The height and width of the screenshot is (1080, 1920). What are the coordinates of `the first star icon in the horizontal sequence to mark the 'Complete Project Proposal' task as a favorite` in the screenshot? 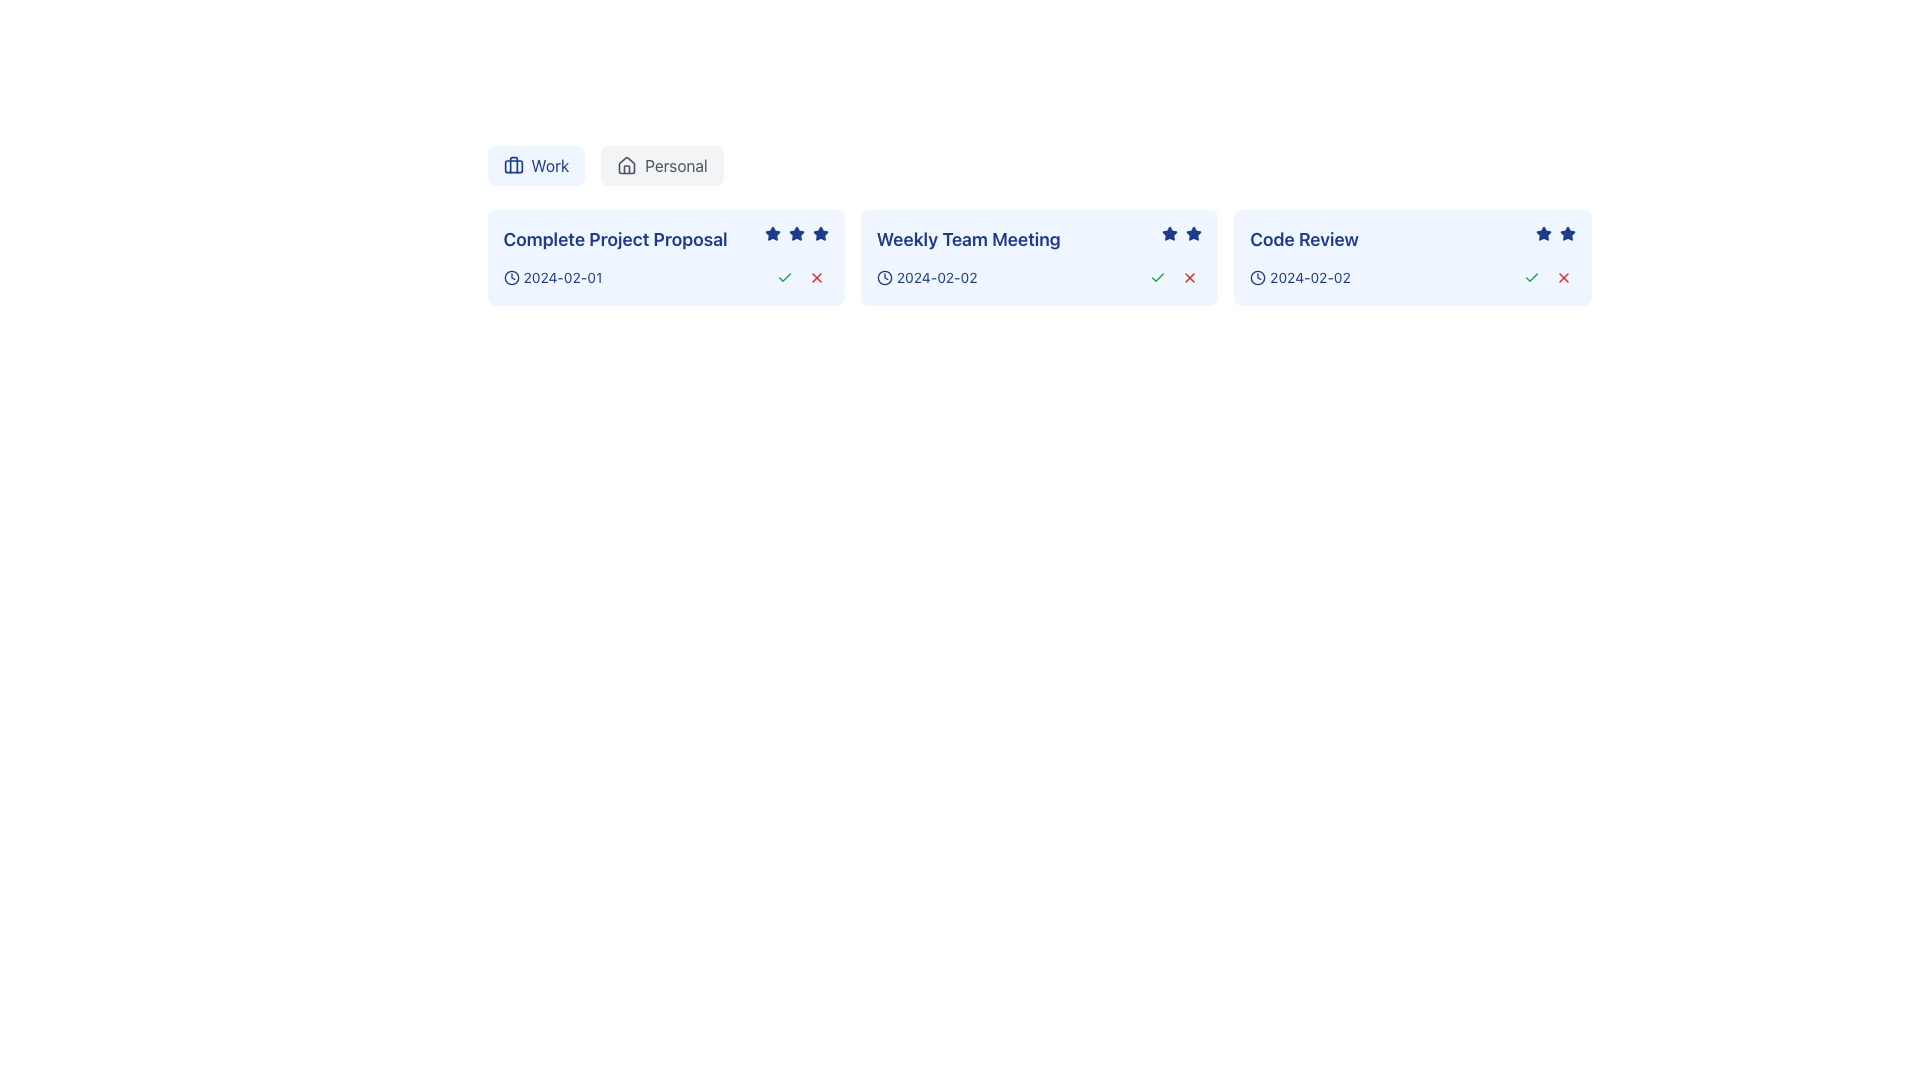 It's located at (771, 233).